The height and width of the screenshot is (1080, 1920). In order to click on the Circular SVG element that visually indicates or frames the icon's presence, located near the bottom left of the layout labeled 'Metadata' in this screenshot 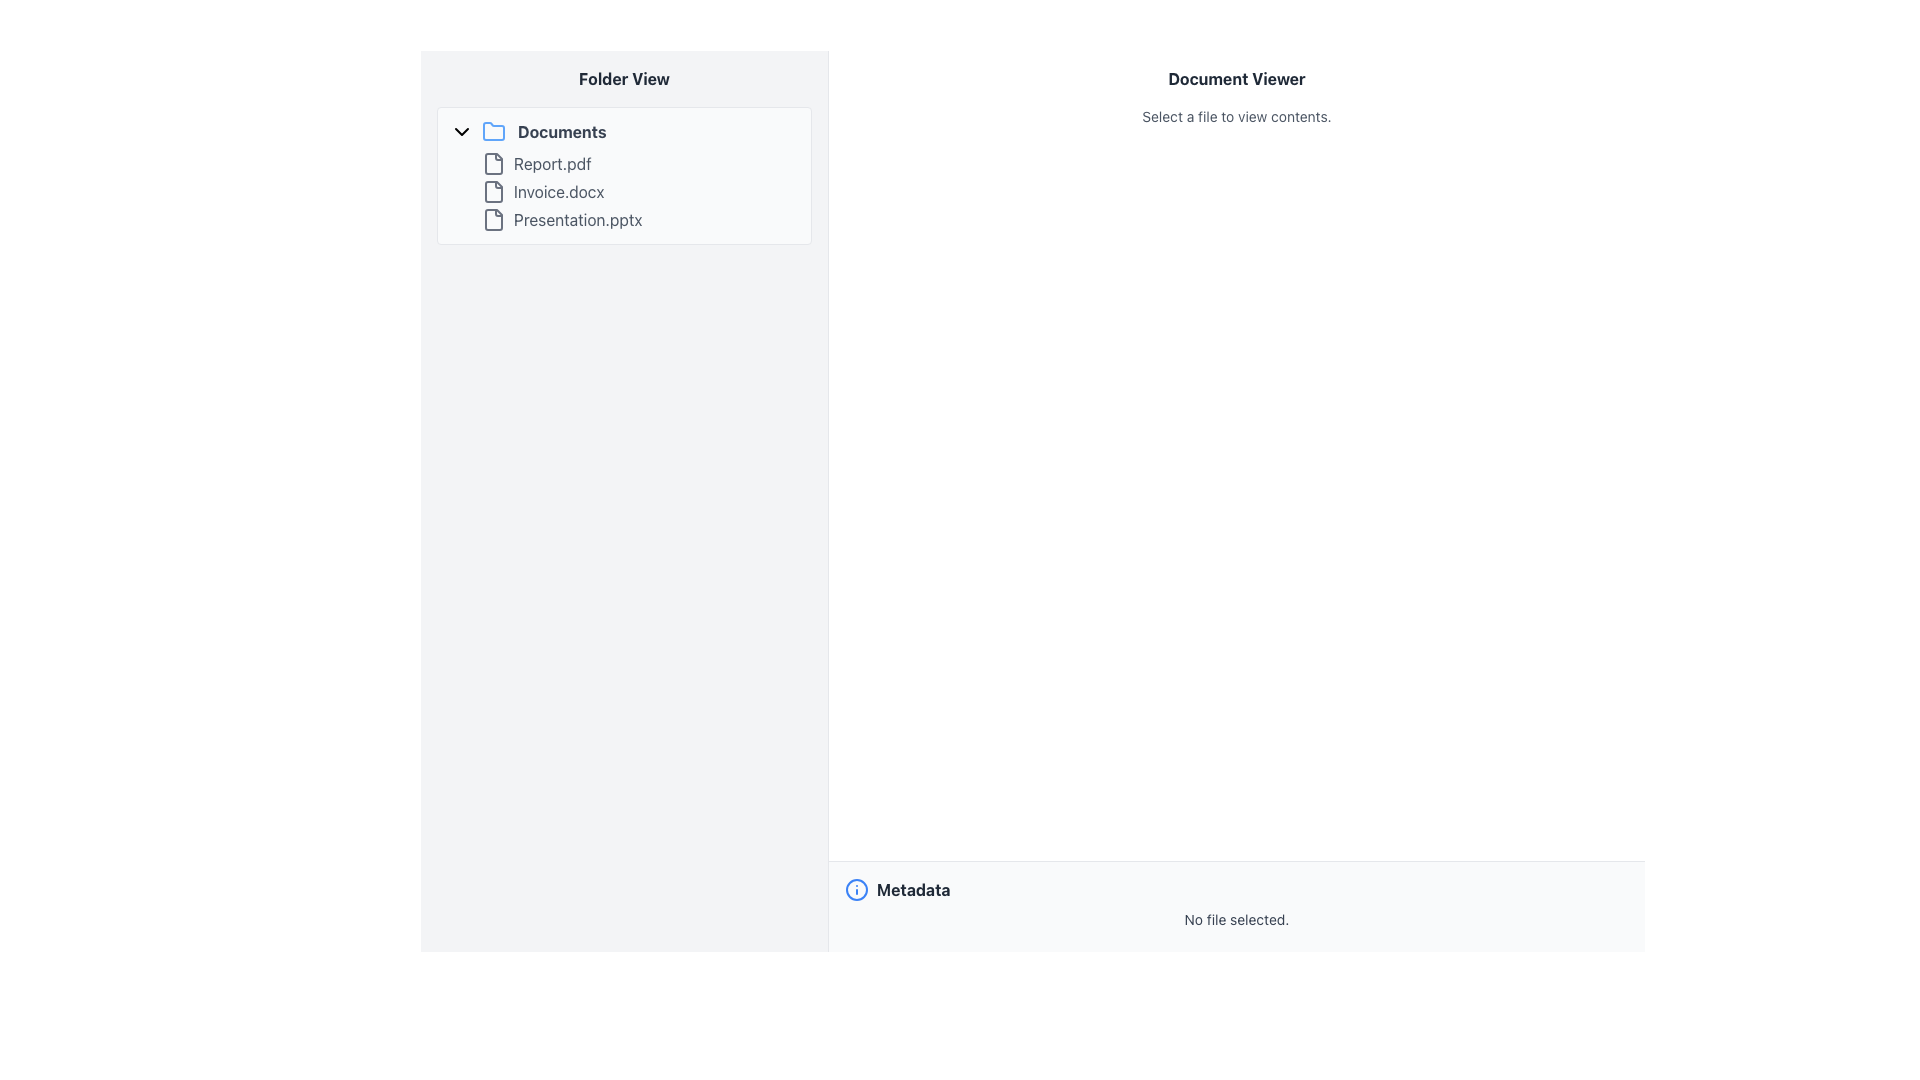, I will do `click(857, 889)`.